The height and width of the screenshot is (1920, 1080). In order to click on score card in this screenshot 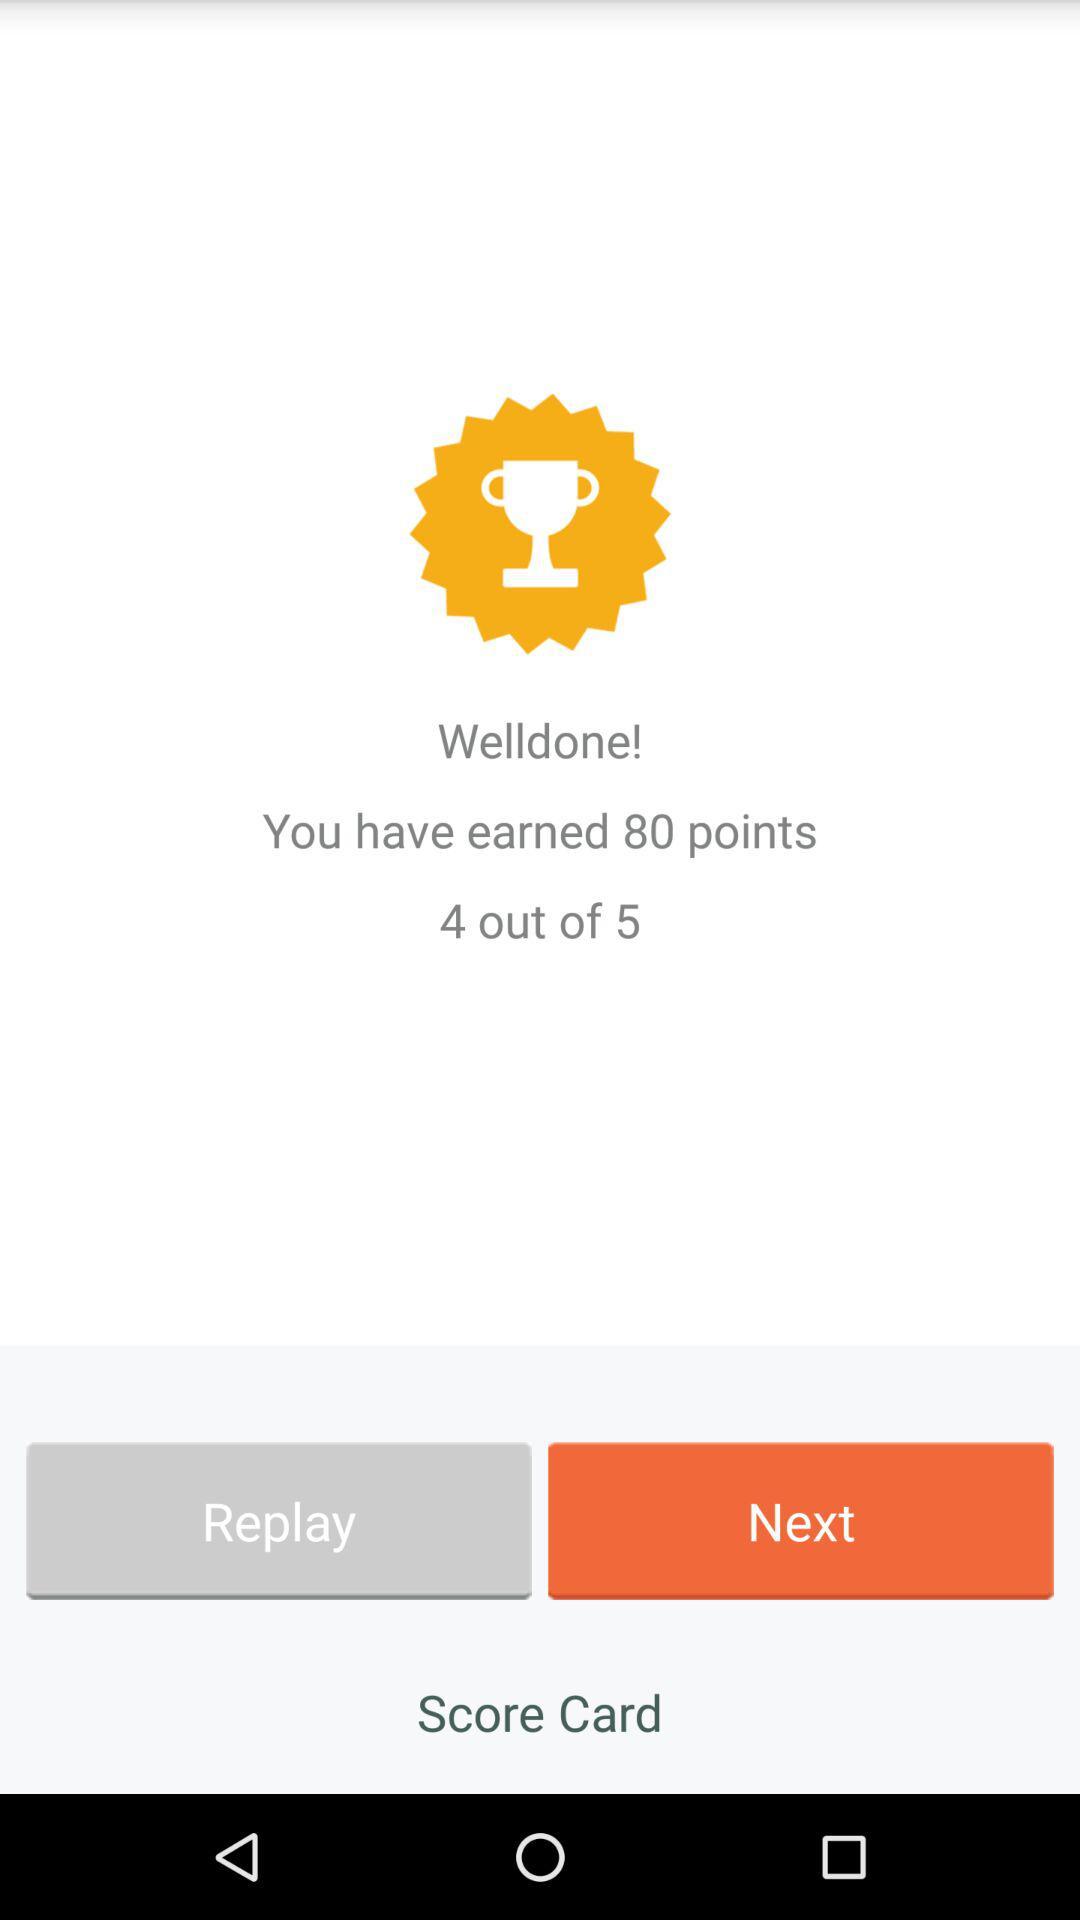, I will do `click(540, 1711)`.